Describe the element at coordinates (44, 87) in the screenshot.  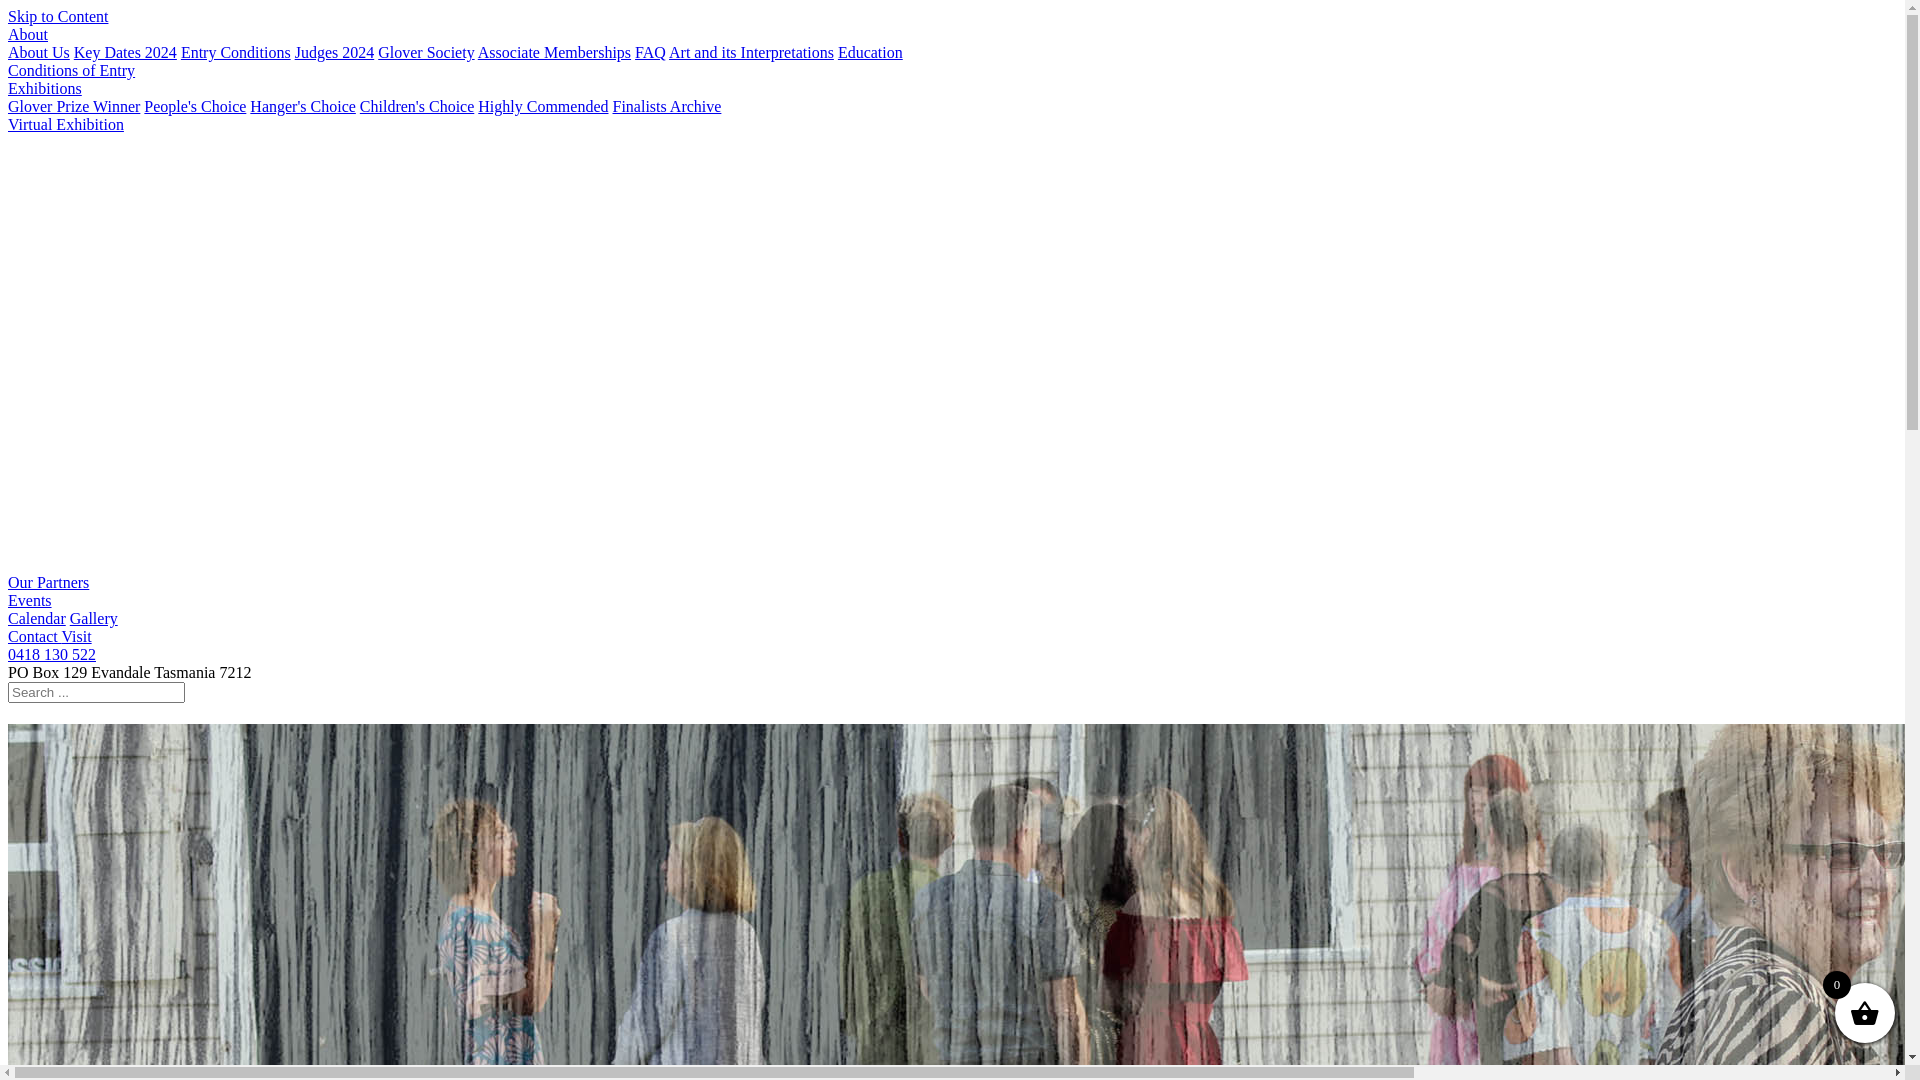
I see `'Exhibitions'` at that location.